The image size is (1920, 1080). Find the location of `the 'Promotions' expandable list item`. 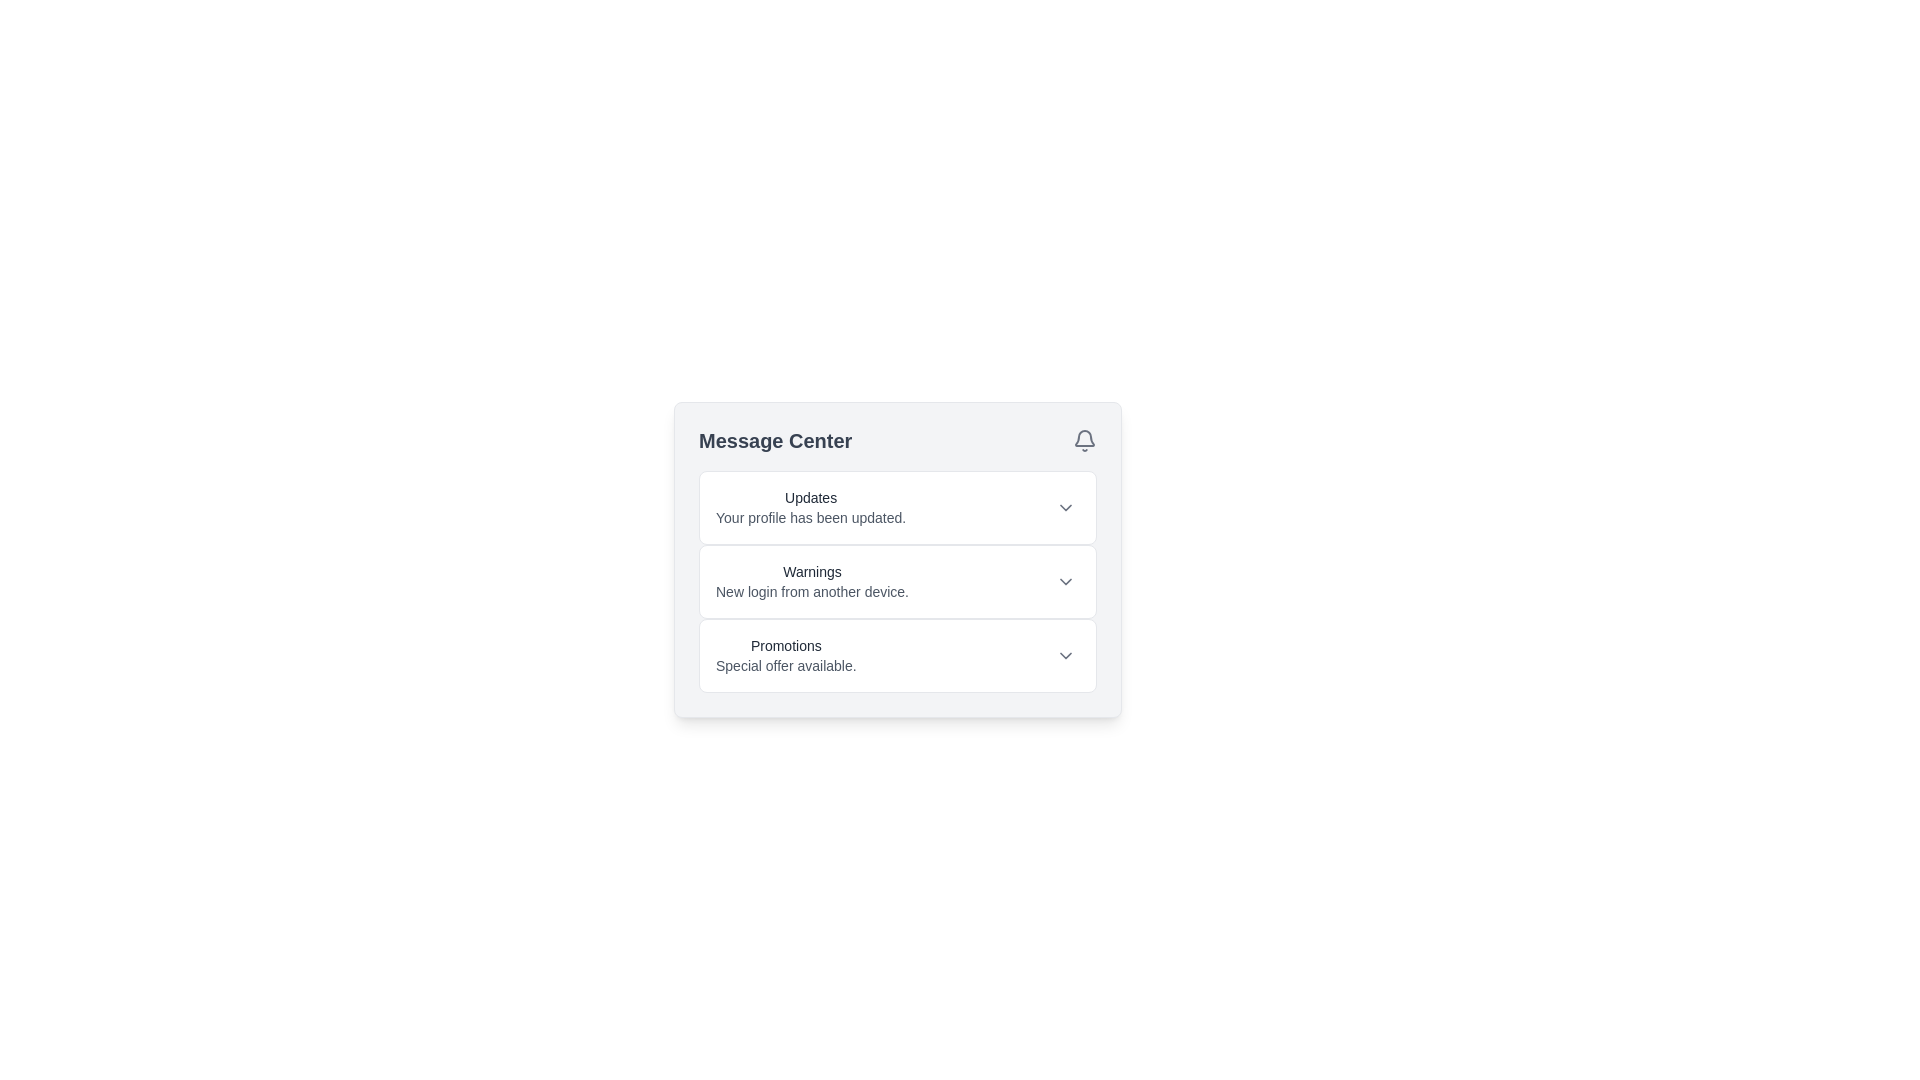

the 'Promotions' expandable list item is located at coordinates (896, 655).